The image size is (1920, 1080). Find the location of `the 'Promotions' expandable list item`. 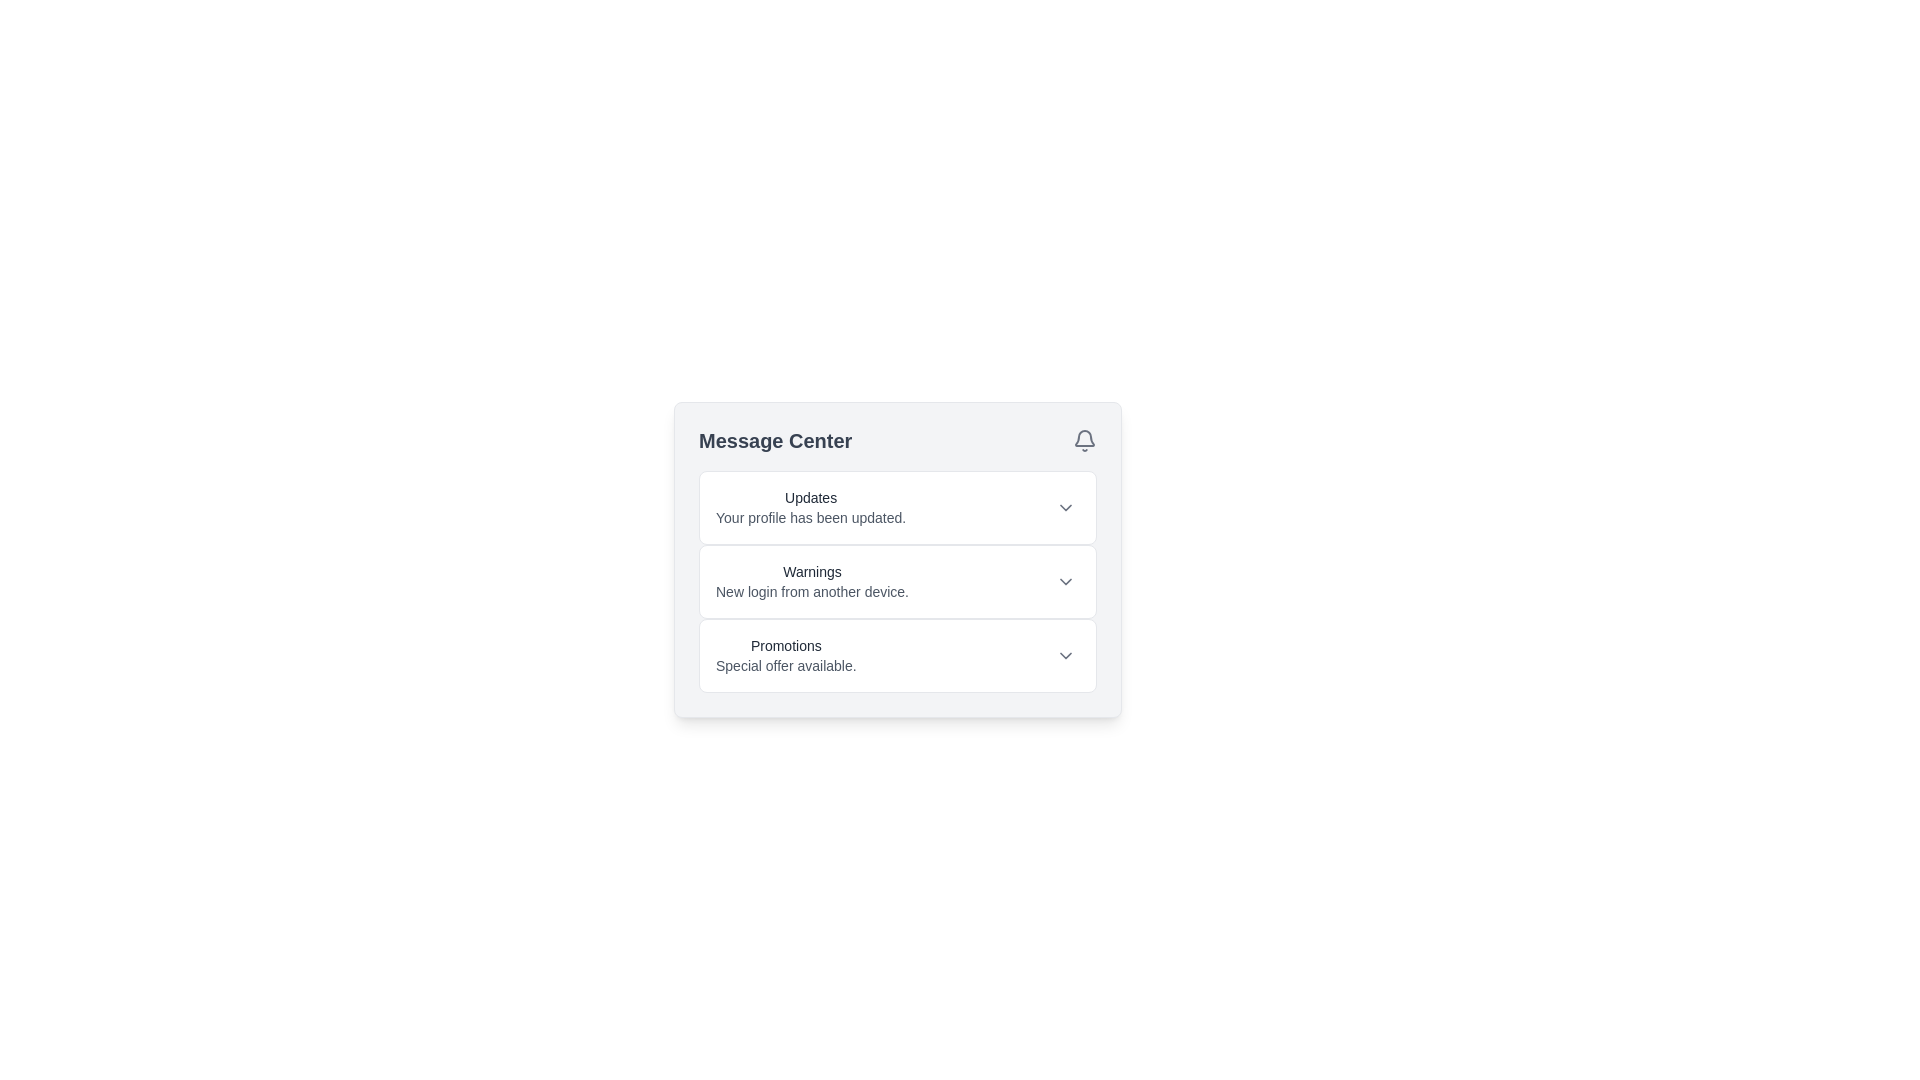

the 'Promotions' expandable list item is located at coordinates (896, 655).